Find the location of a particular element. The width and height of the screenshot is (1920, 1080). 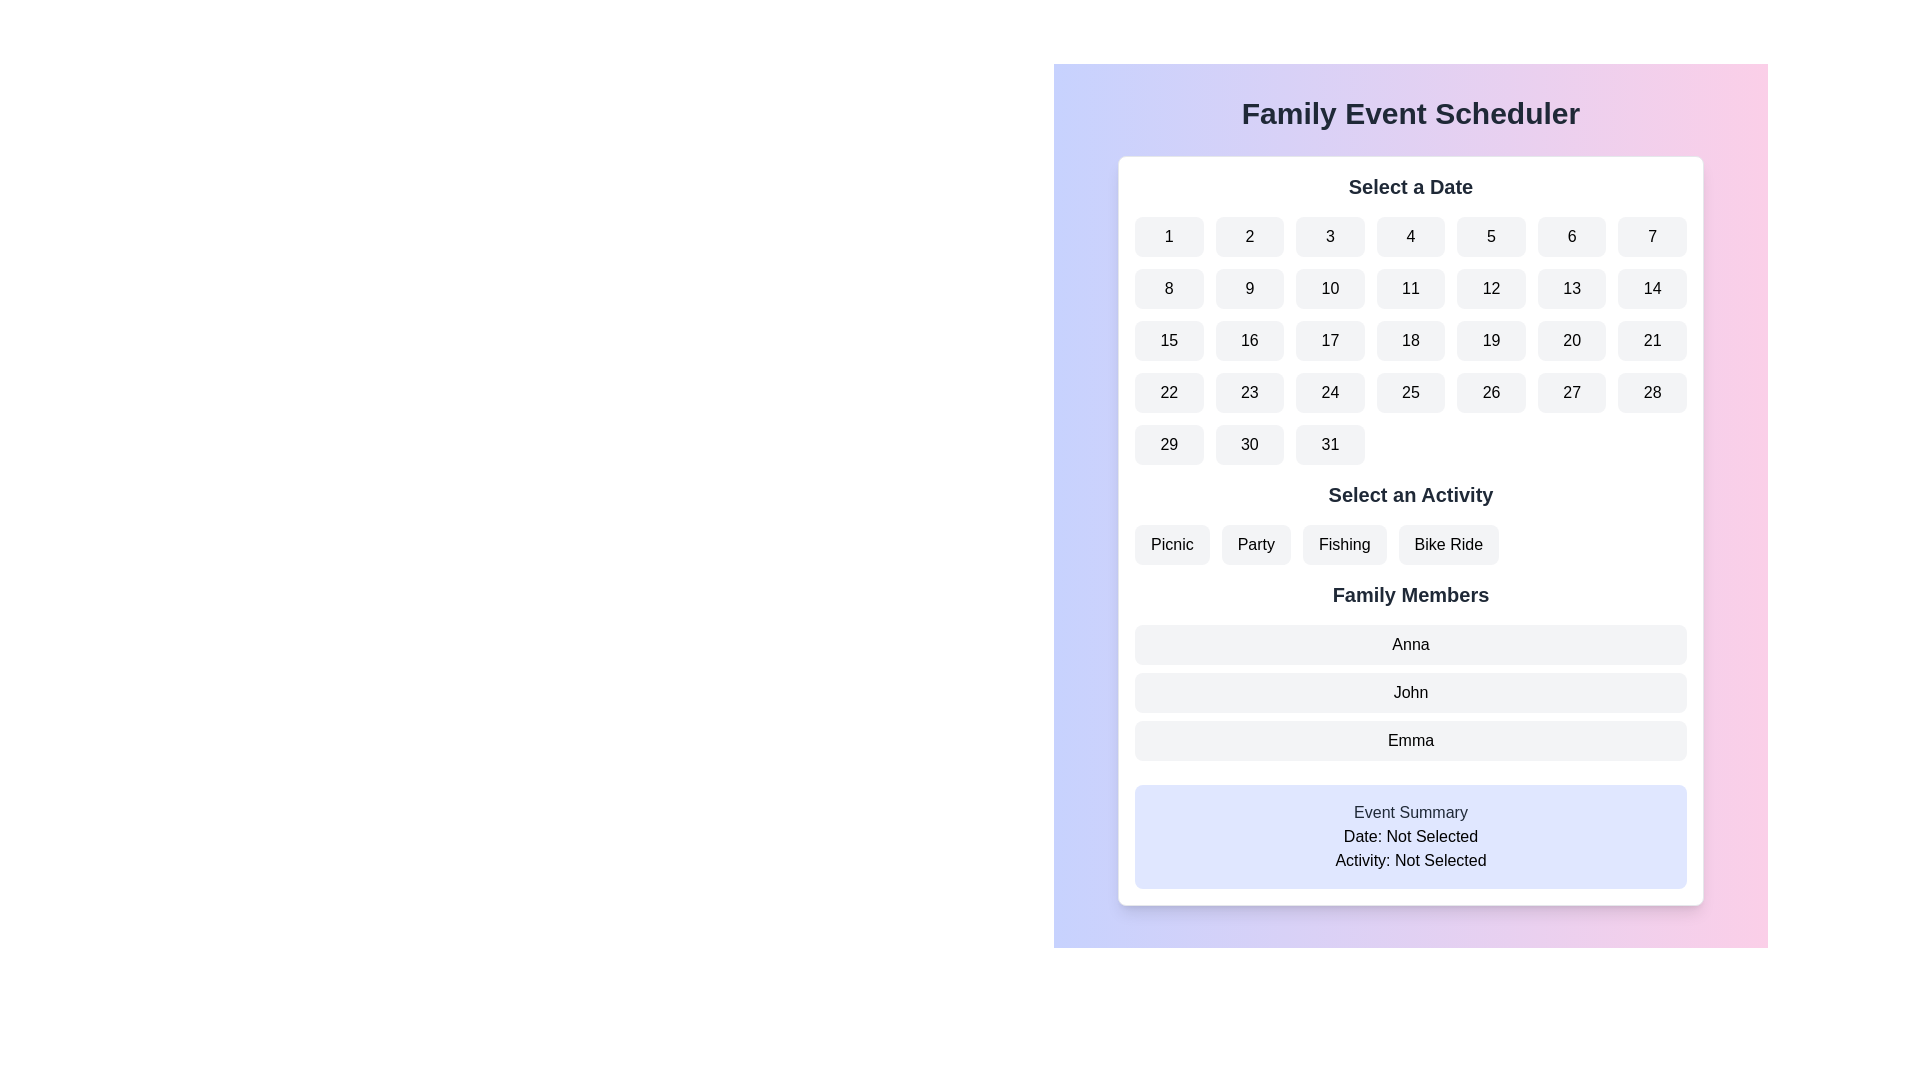

the button displaying the numeral '8' in the date selection interface is located at coordinates (1169, 289).